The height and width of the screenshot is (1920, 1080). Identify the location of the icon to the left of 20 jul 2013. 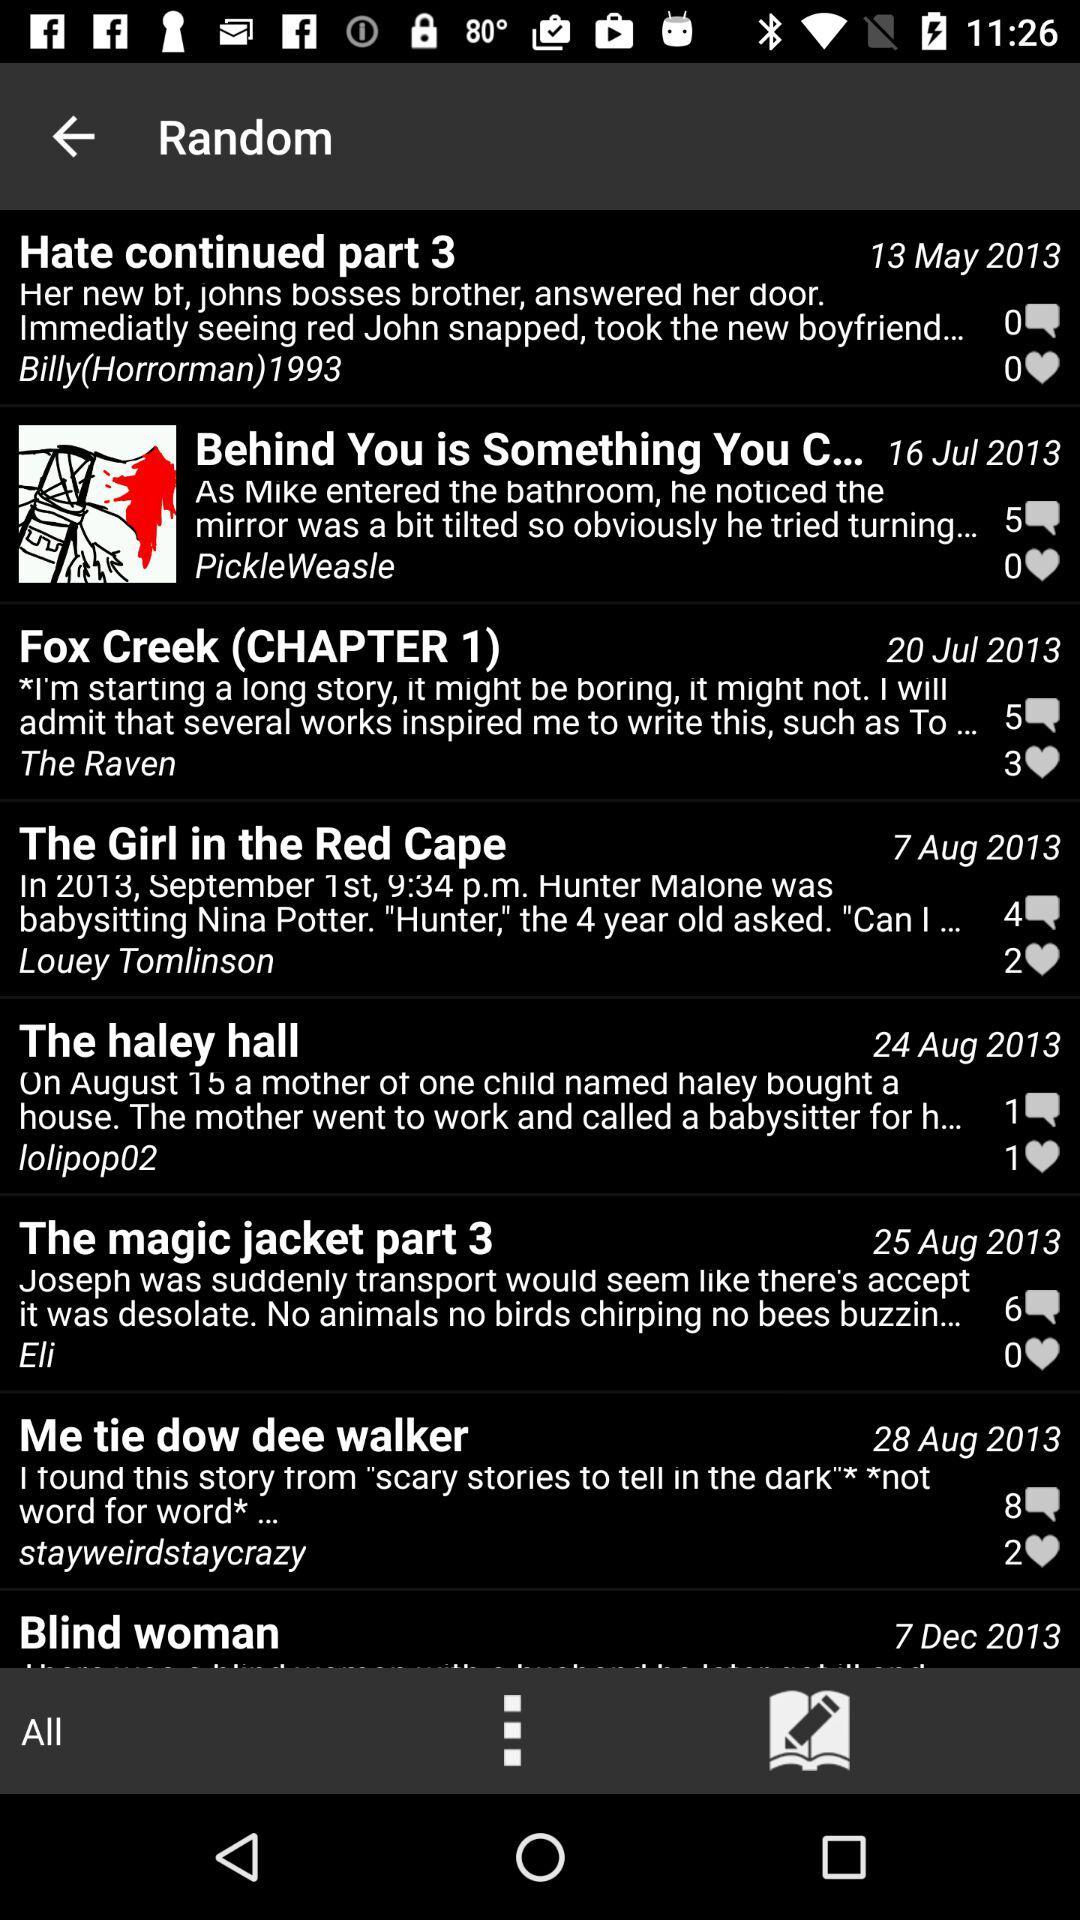
(442, 644).